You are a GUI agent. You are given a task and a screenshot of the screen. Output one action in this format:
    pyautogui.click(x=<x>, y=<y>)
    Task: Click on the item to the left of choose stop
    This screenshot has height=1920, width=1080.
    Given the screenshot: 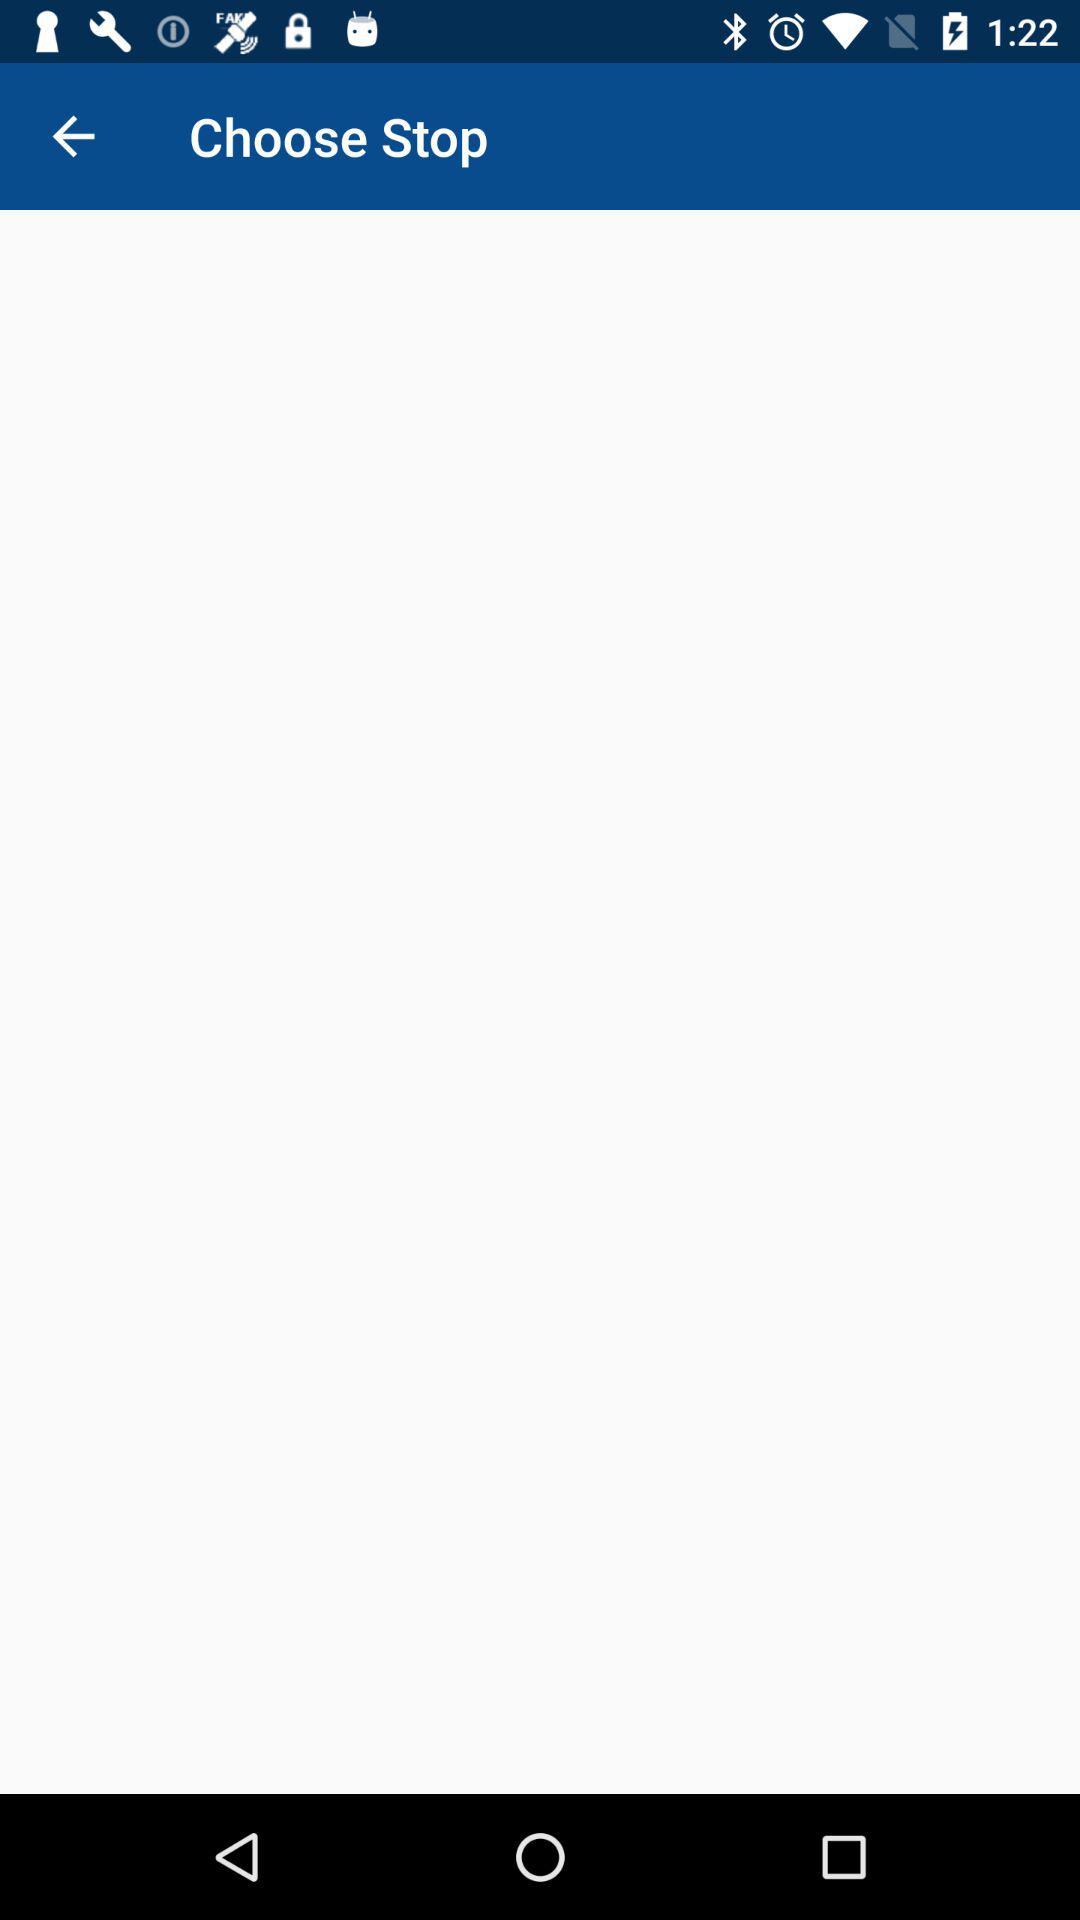 What is the action you would take?
    pyautogui.click(x=72, y=135)
    